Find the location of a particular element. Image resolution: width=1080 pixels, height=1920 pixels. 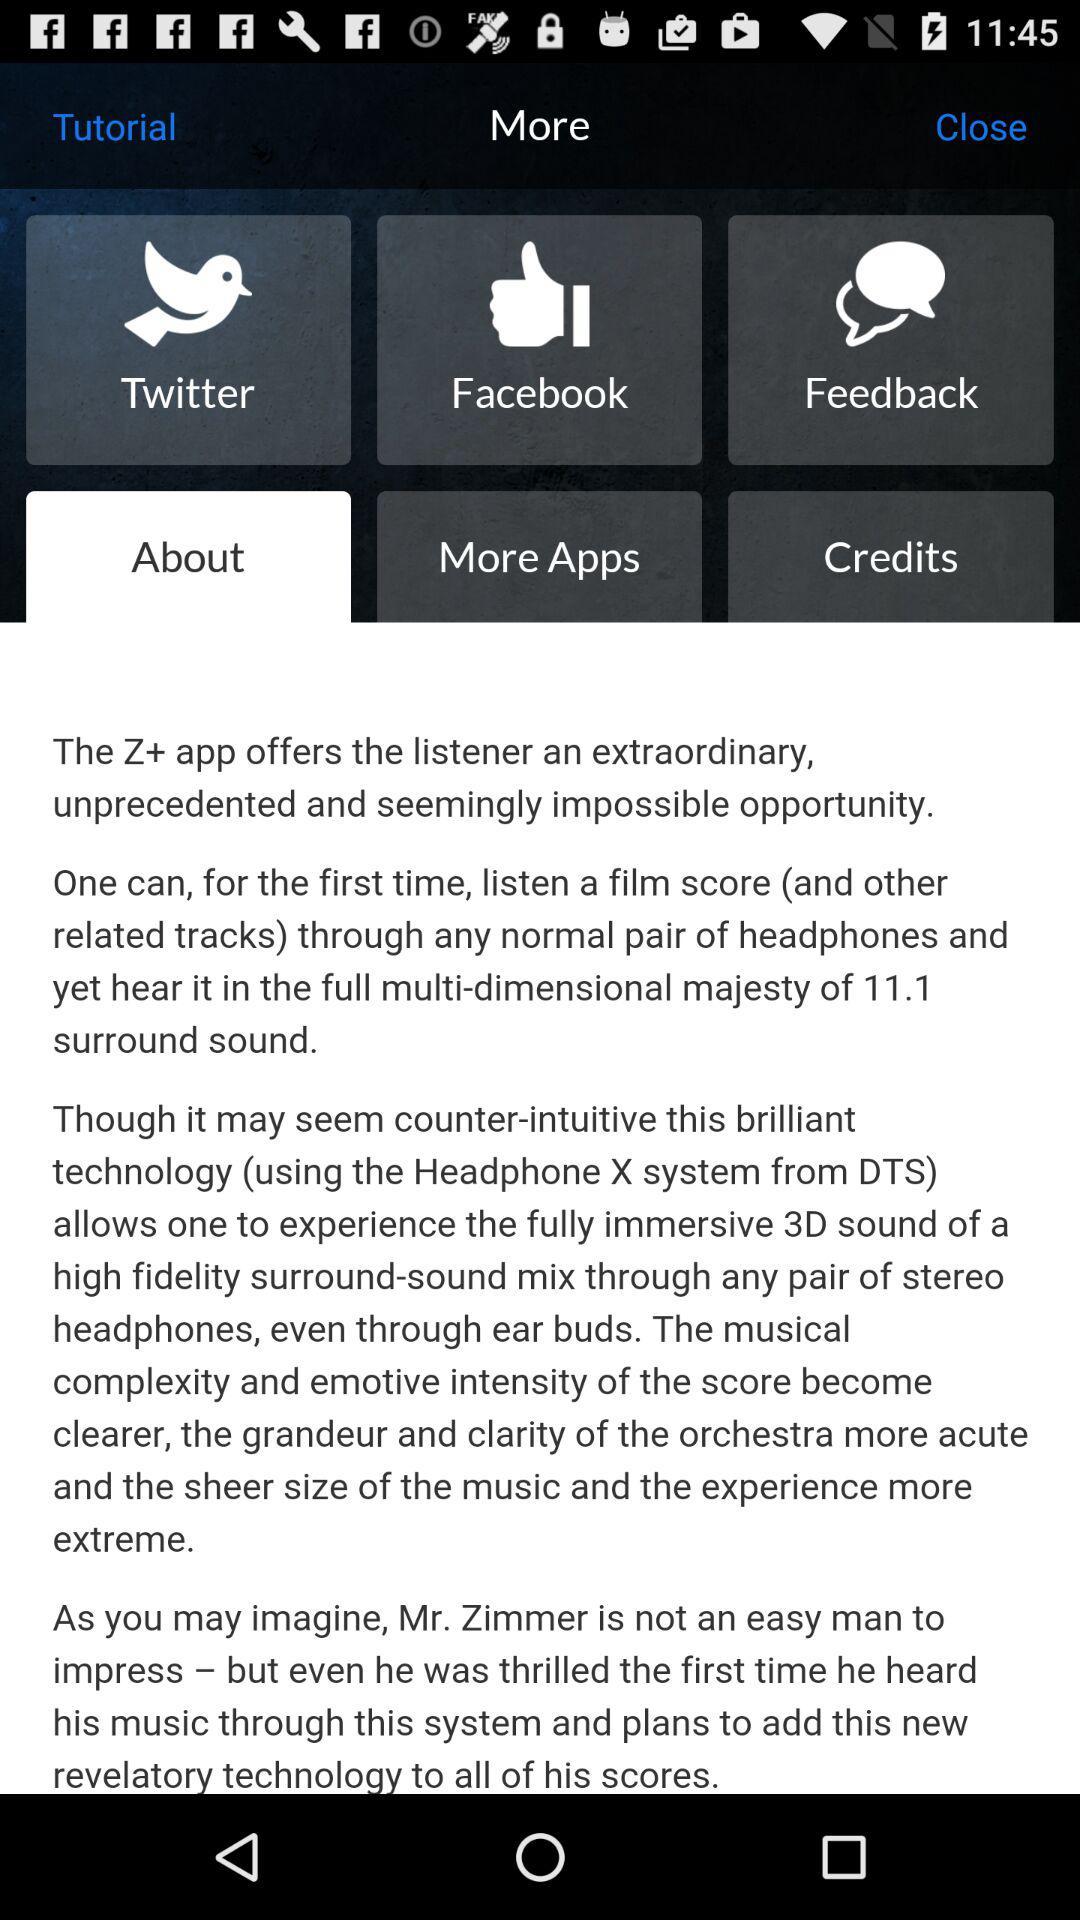

icon to the right of twitter is located at coordinates (538, 340).